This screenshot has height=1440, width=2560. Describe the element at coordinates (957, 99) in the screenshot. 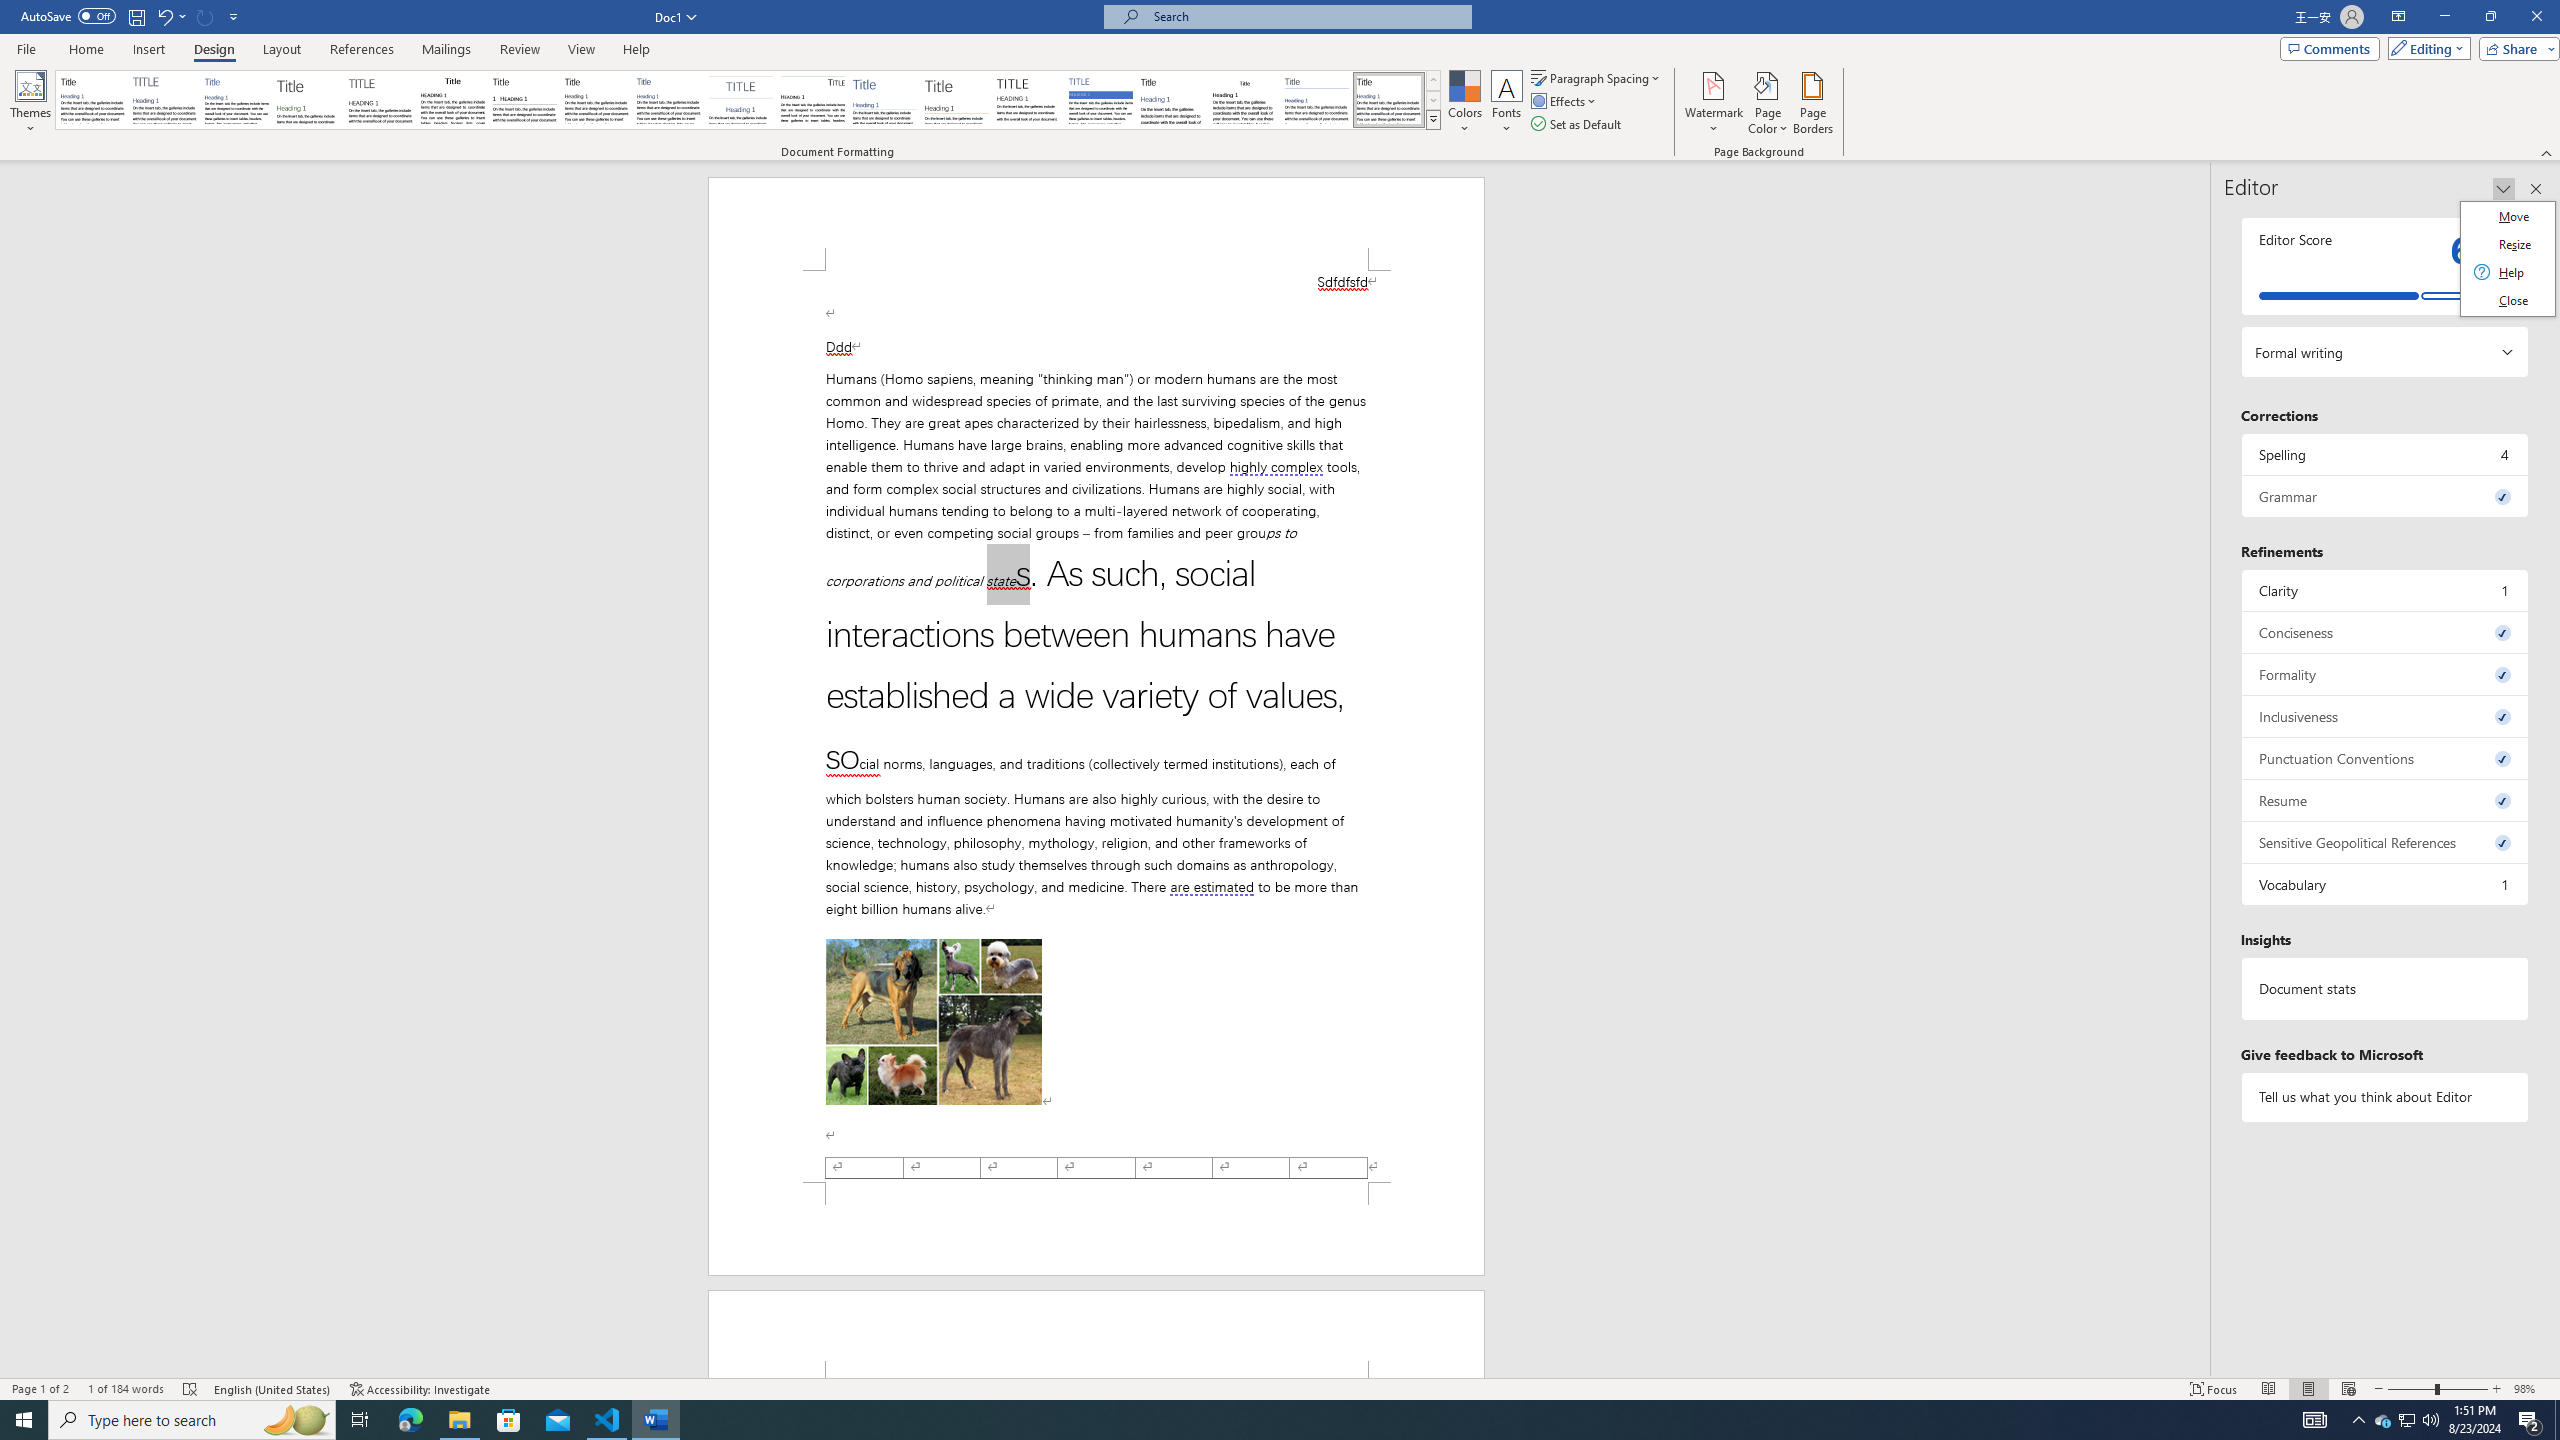

I see `'Lines (Stylish)'` at that location.